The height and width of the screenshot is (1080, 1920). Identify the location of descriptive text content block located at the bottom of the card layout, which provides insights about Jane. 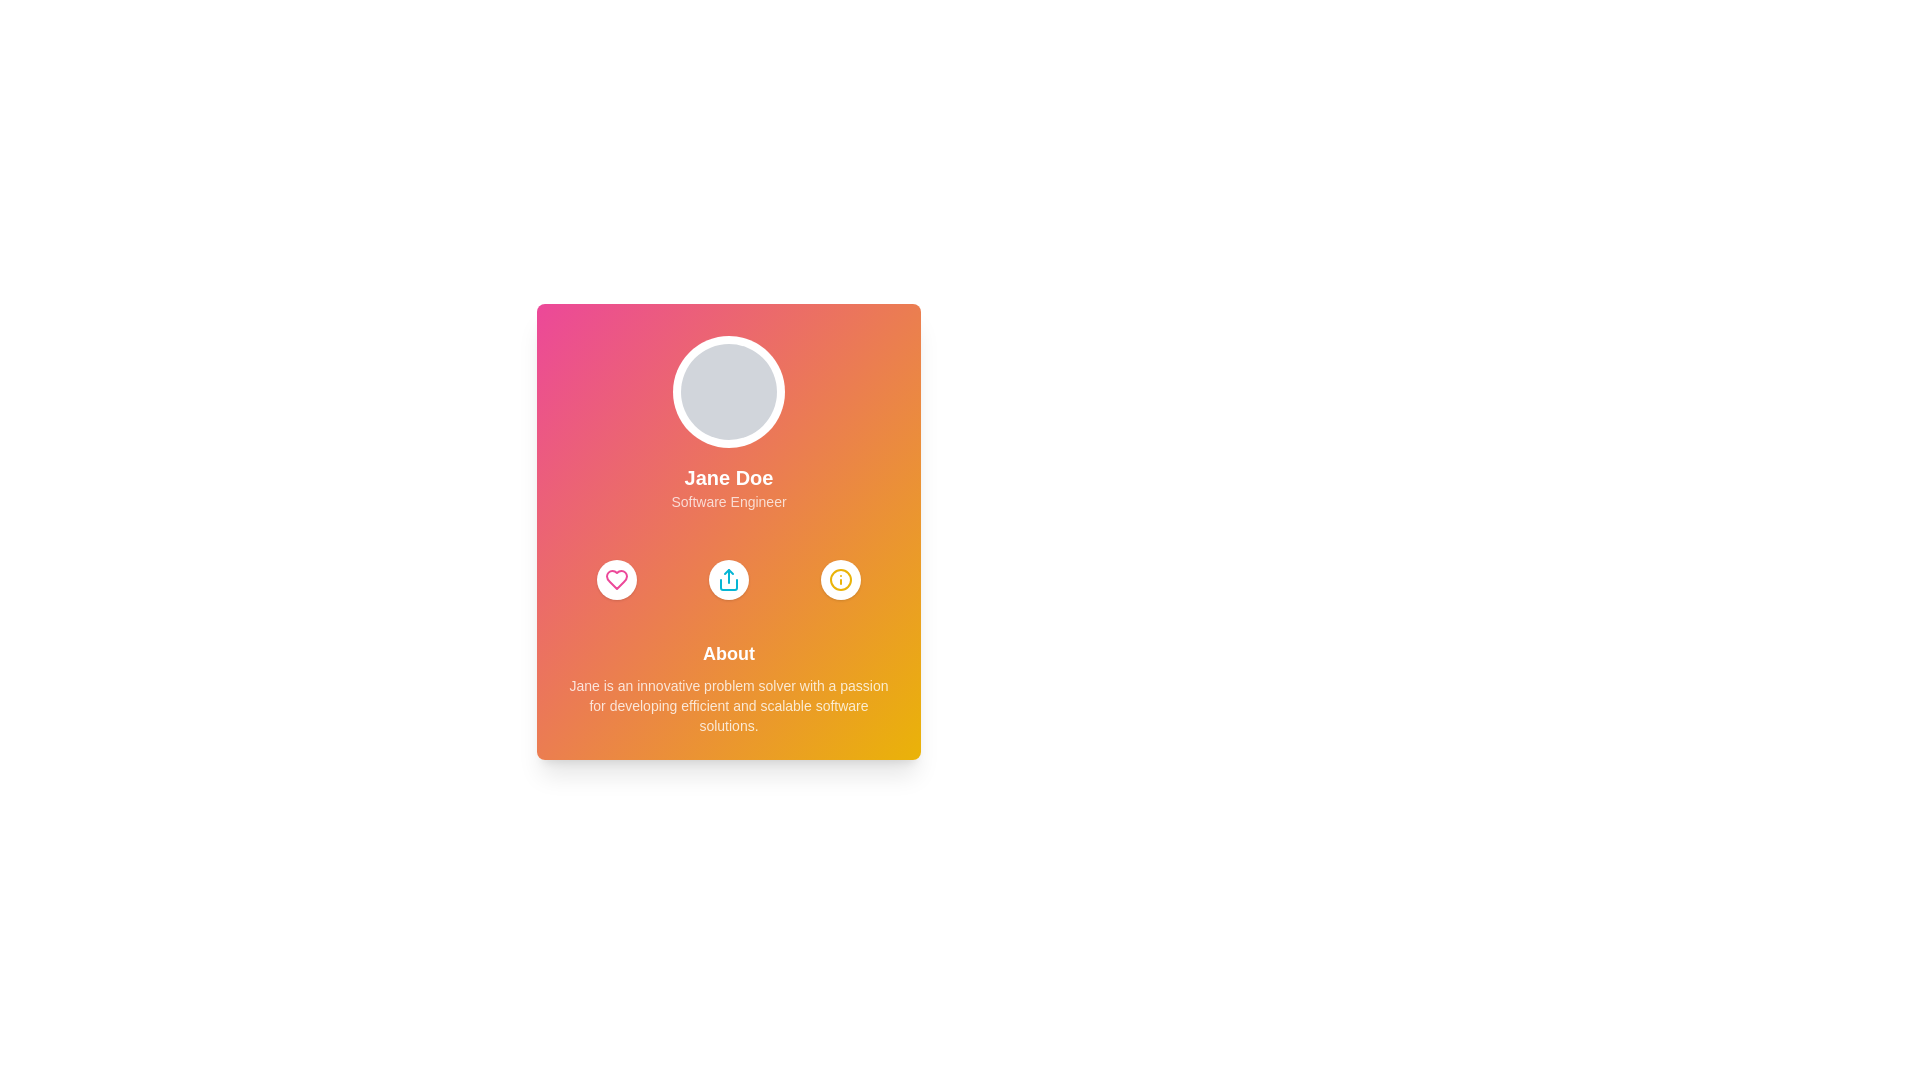
(728, 686).